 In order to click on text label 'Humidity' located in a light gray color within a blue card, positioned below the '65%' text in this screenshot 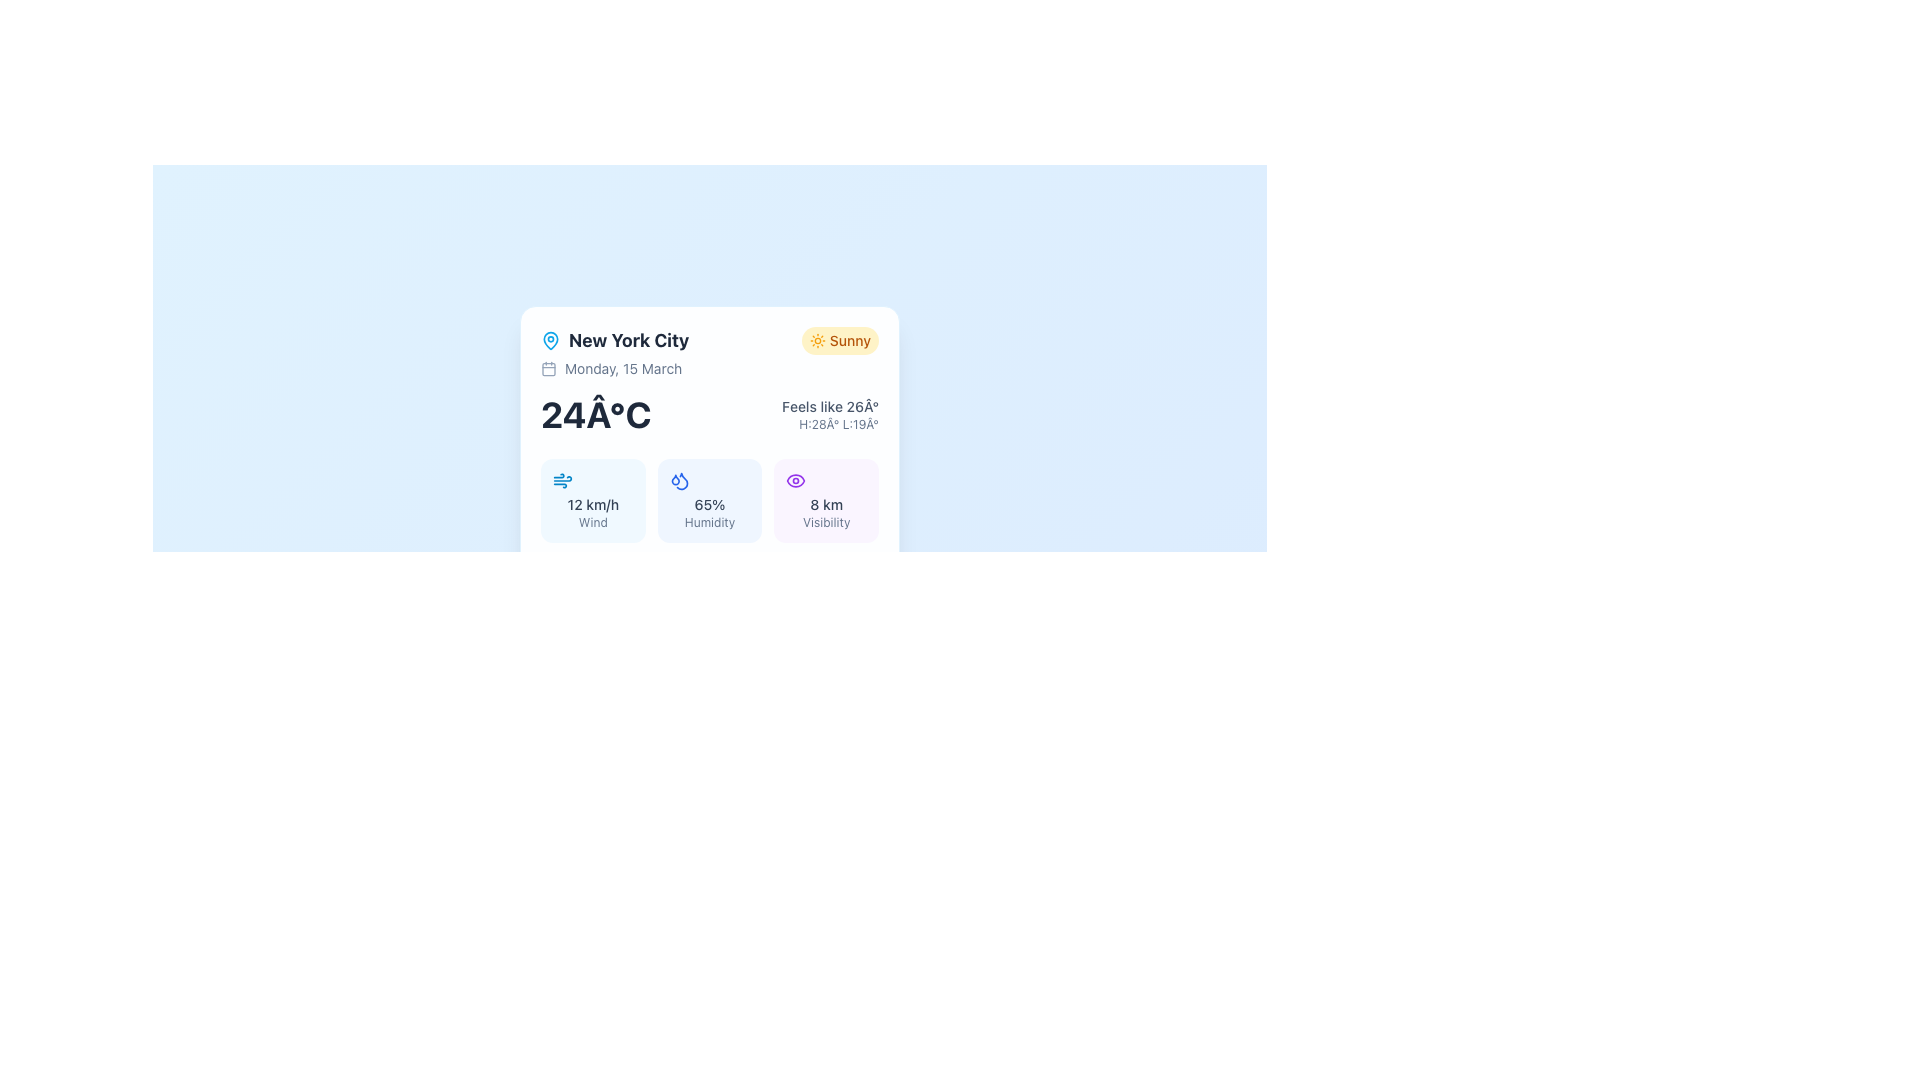, I will do `click(710, 522)`.